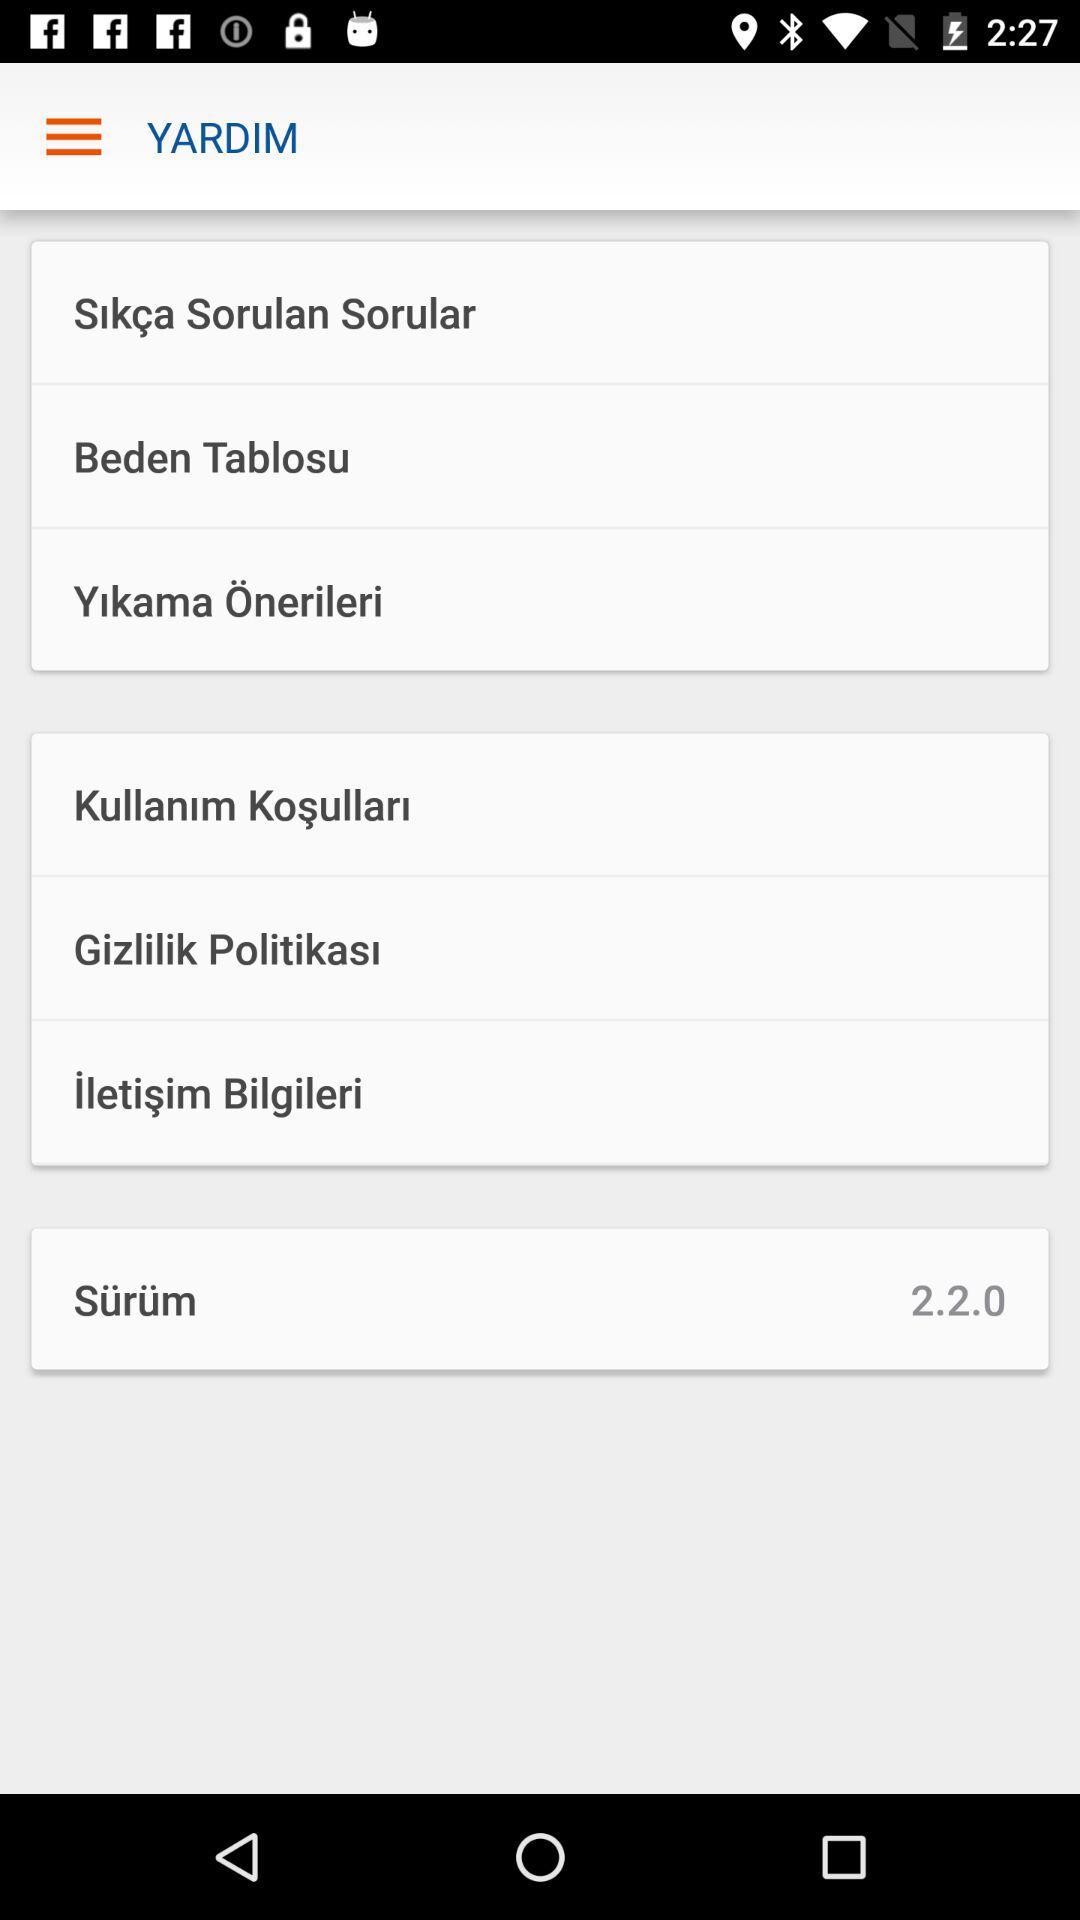 This screenshot has height=1920, width=1080. What do you see at coordinates (72, 135) in the screenshot?
I see `the icon to the left of yardim item` at bounding box center [72, 135].